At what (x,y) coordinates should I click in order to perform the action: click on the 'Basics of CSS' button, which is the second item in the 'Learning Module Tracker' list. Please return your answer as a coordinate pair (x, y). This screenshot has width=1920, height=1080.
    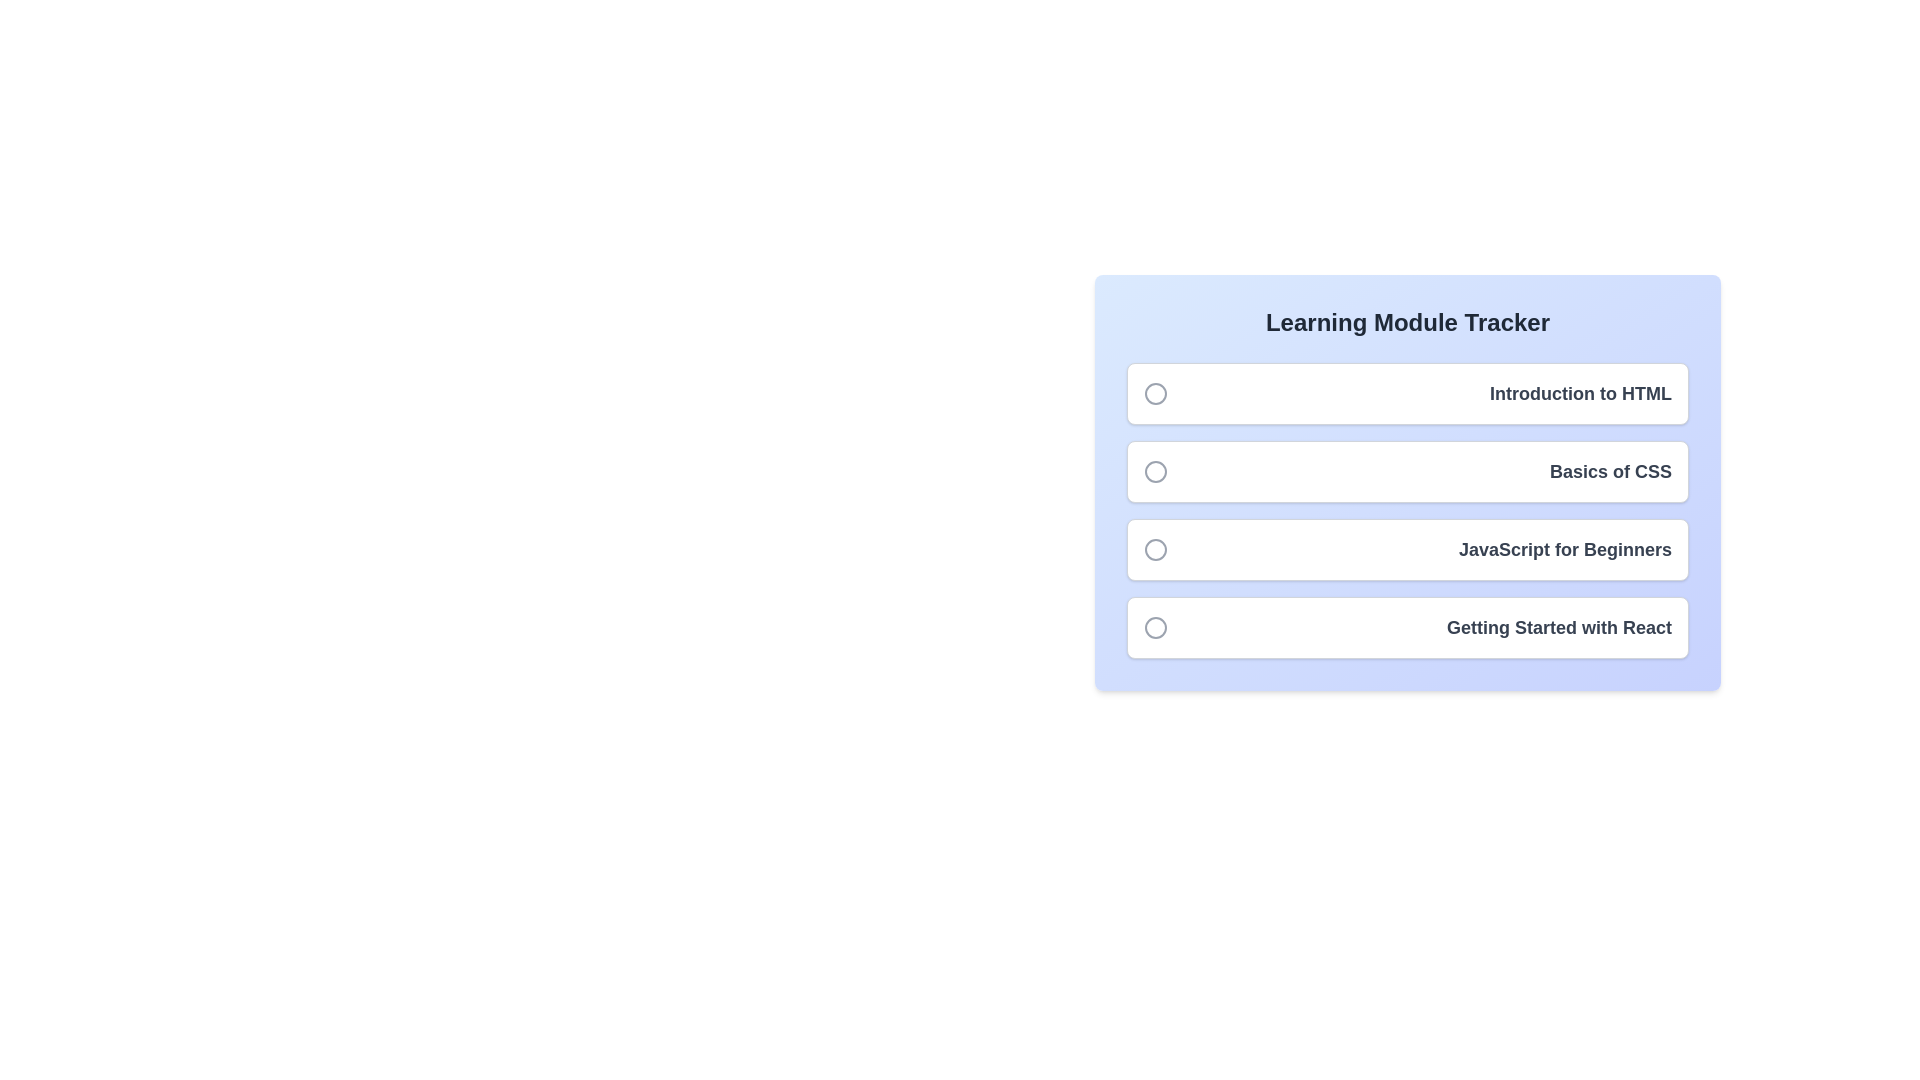
    Looking at the image, I should click on (1406, 482).